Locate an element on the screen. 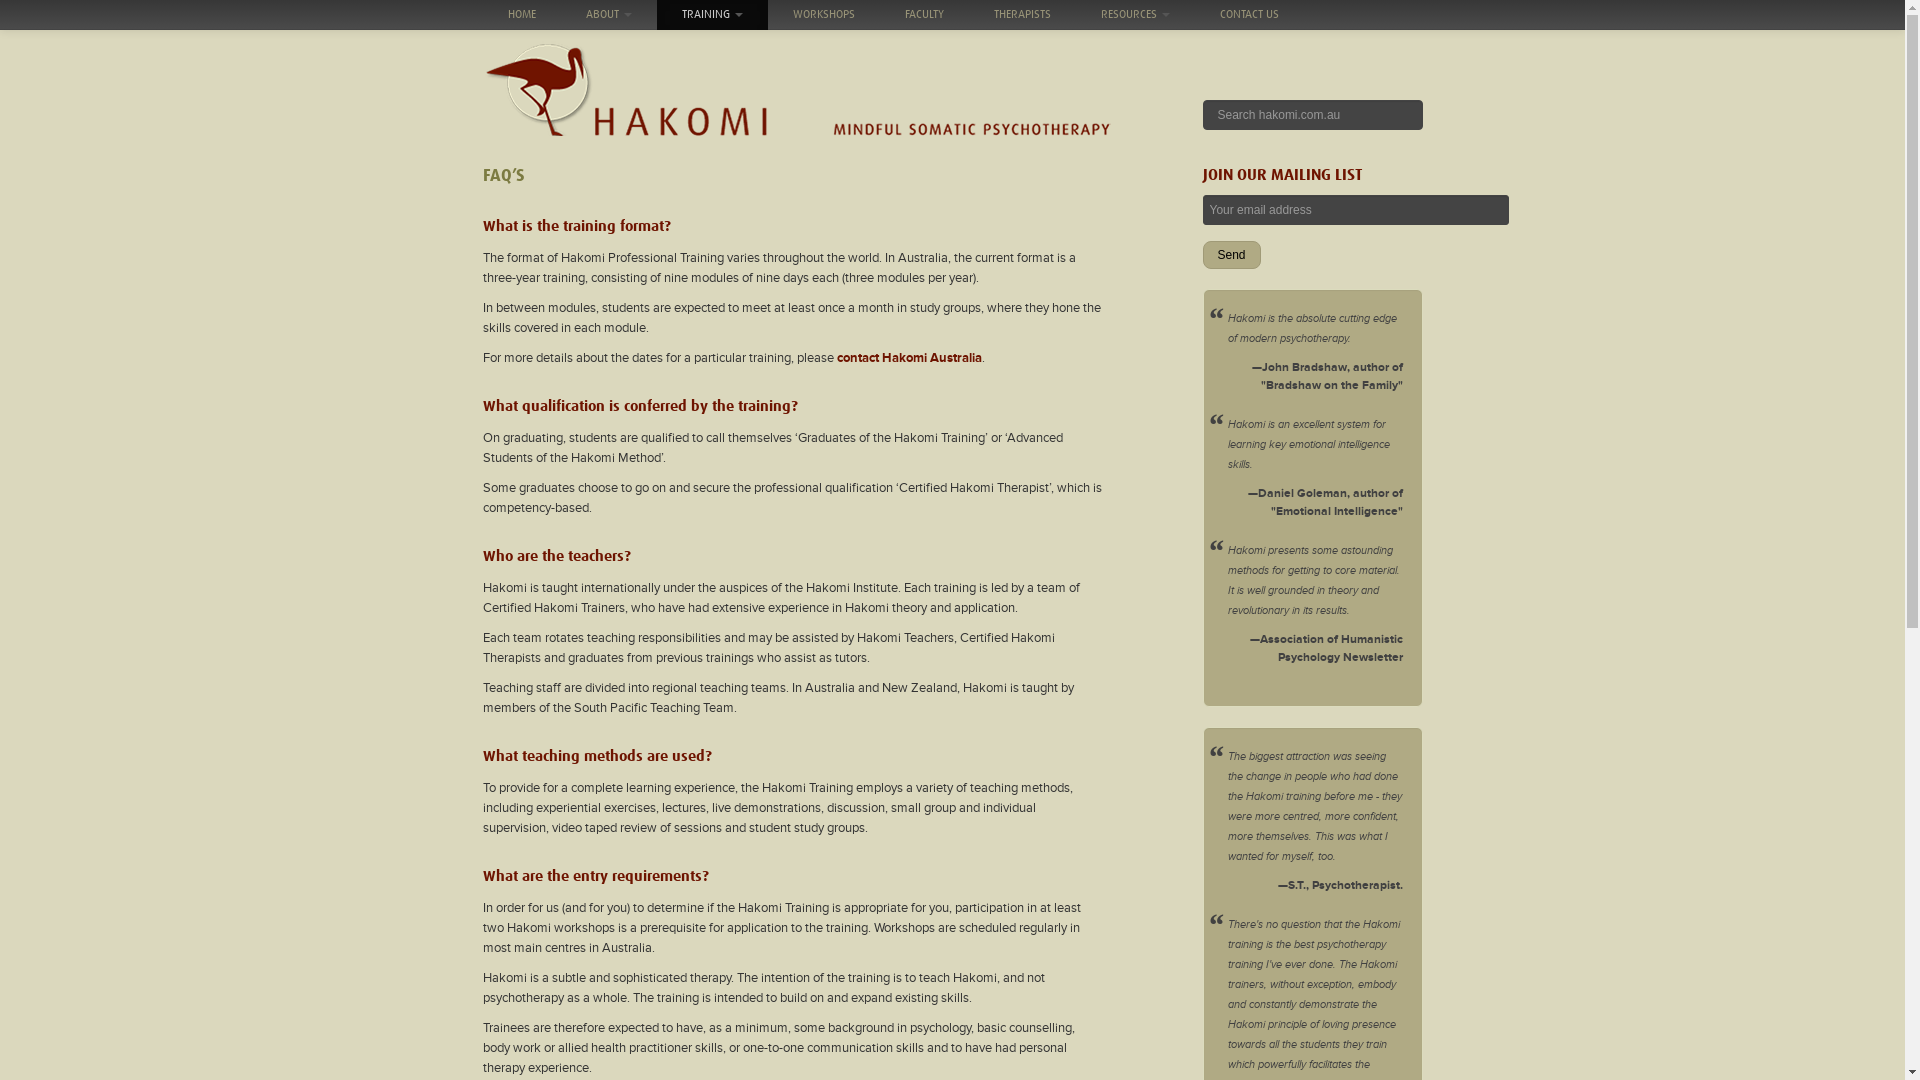 The height and width of the screenshot is (1080, 1920). 'CONTACT US' is located at coordinates (1194, 15).